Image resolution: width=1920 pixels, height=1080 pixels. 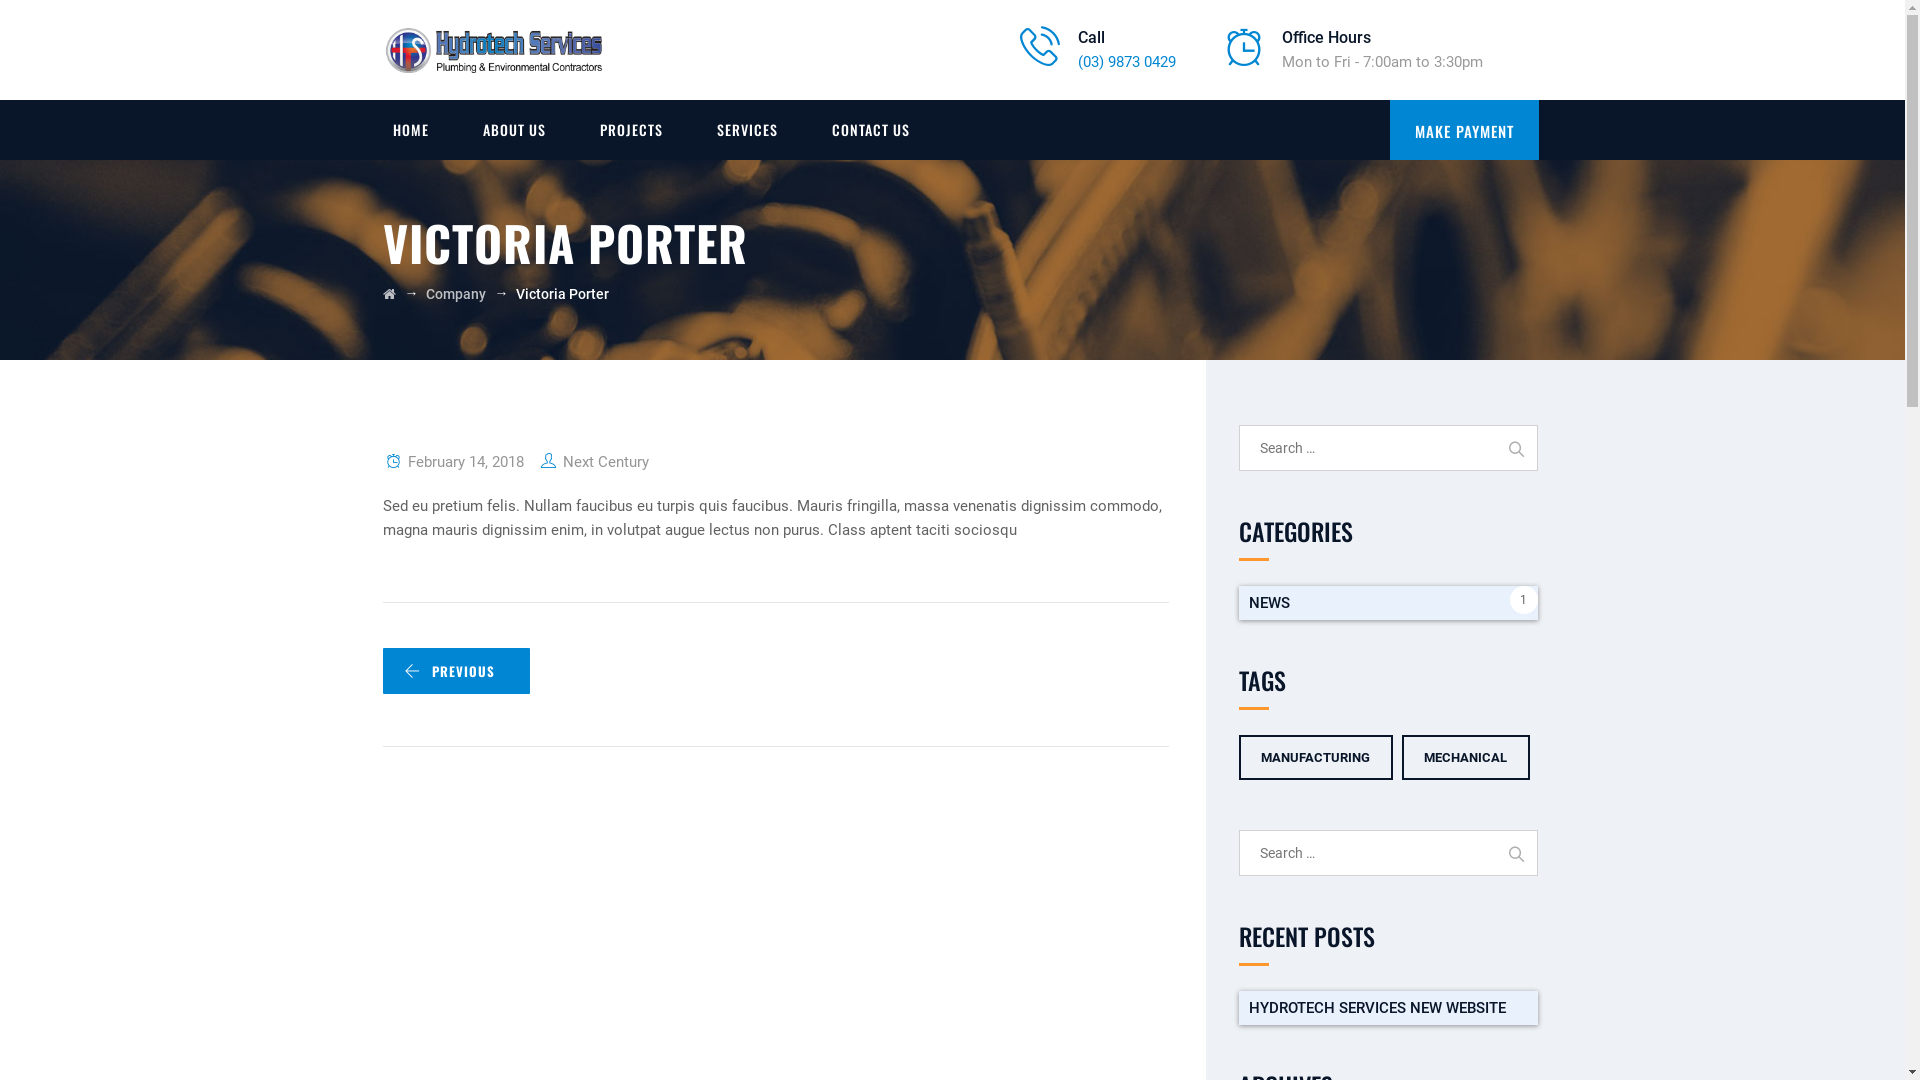 What do you see at coordinates (1464, 130) in the screenshot?
I see `'MAKE PAYMENT'` at bounding box center [1464, 130].